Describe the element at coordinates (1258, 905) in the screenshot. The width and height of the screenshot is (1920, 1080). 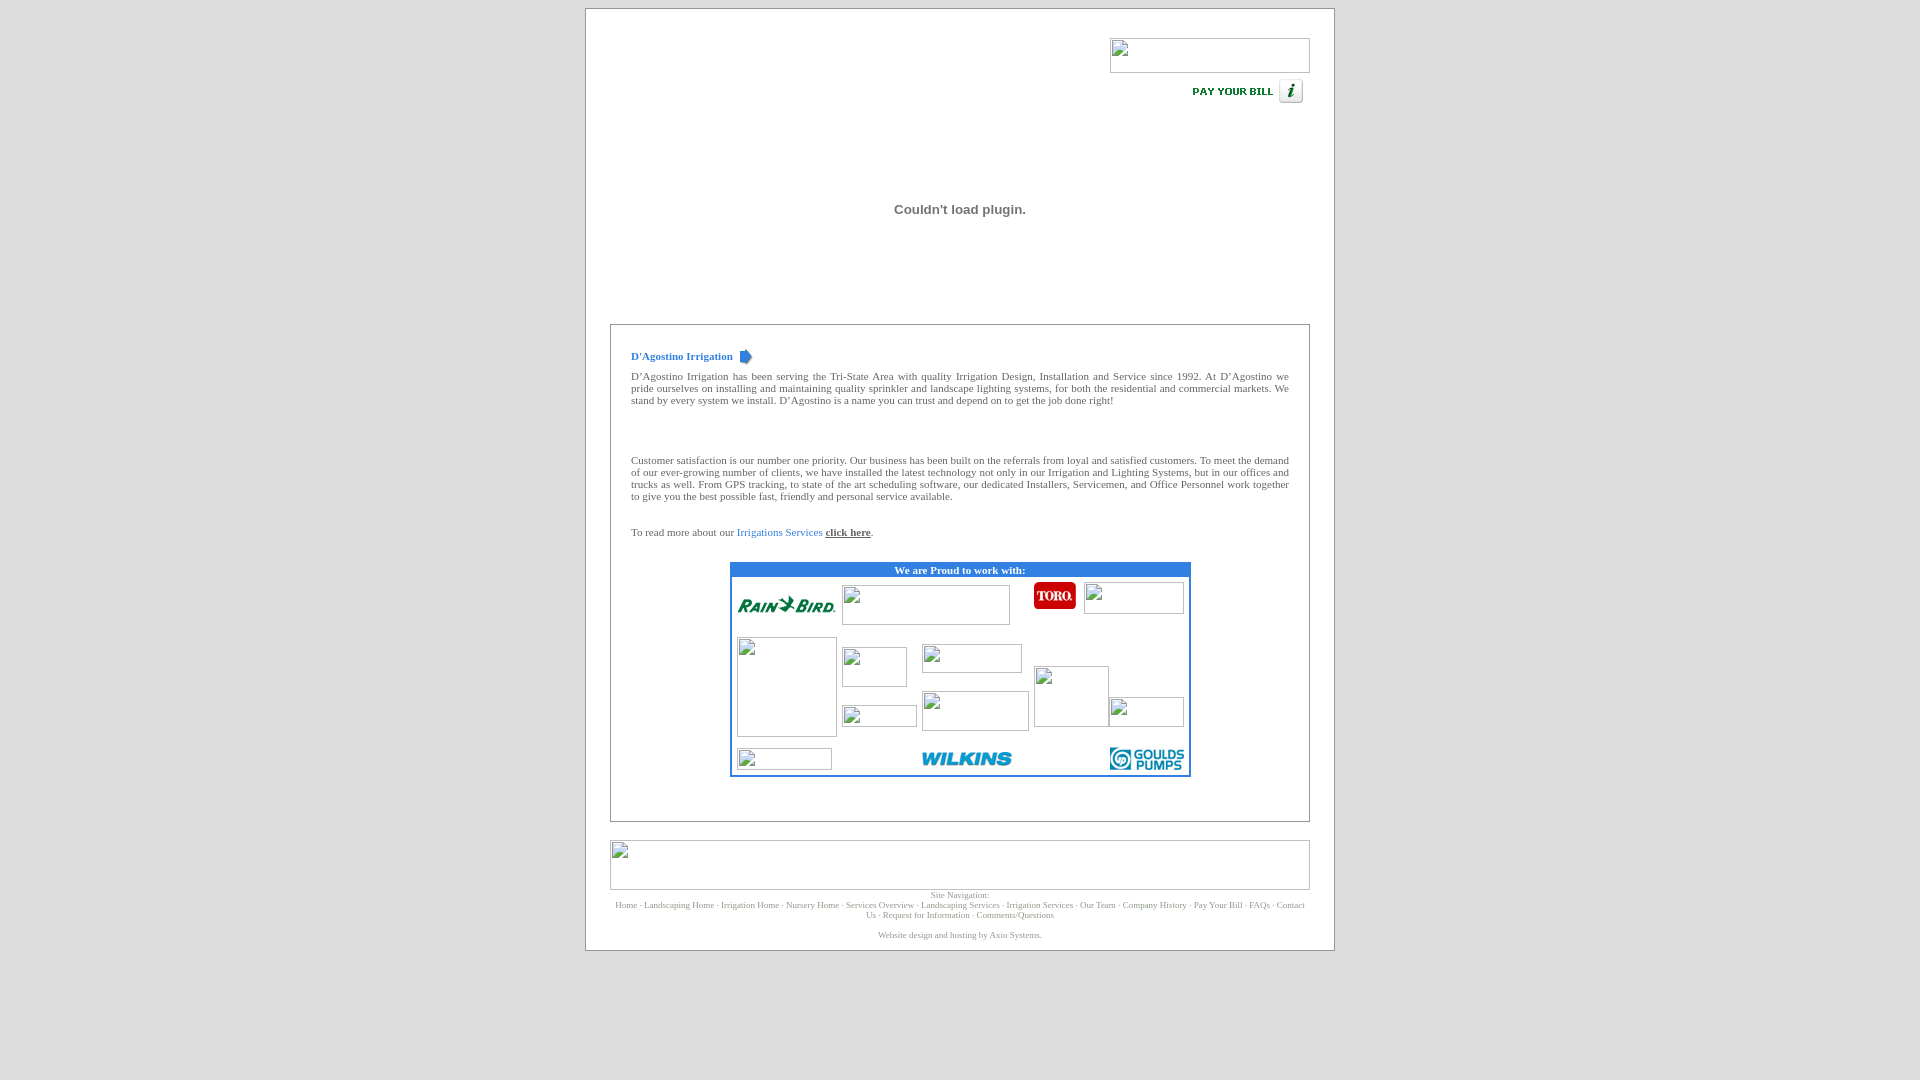
I see `'FAQs'` at that location.